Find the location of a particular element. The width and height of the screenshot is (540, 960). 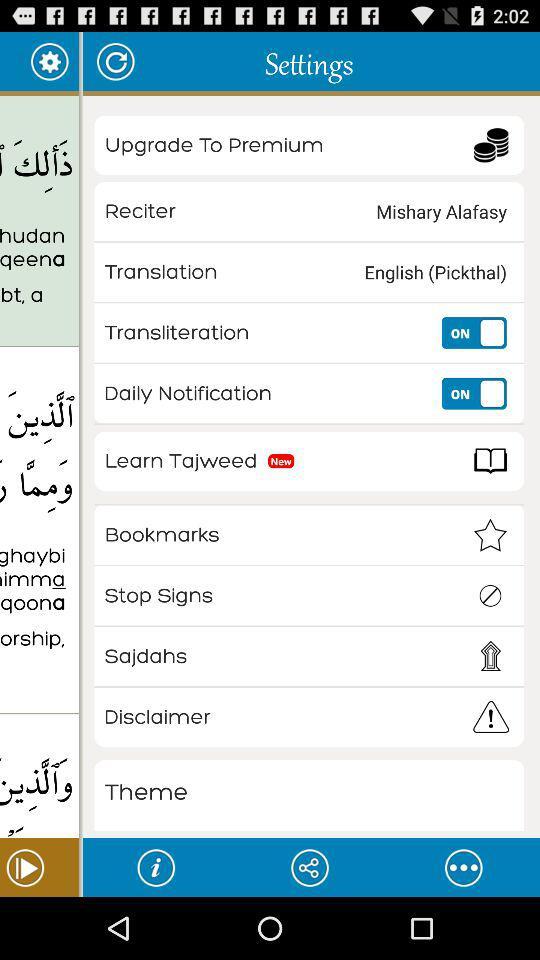

the item next to settings icon is located at coordinates (115, 61).